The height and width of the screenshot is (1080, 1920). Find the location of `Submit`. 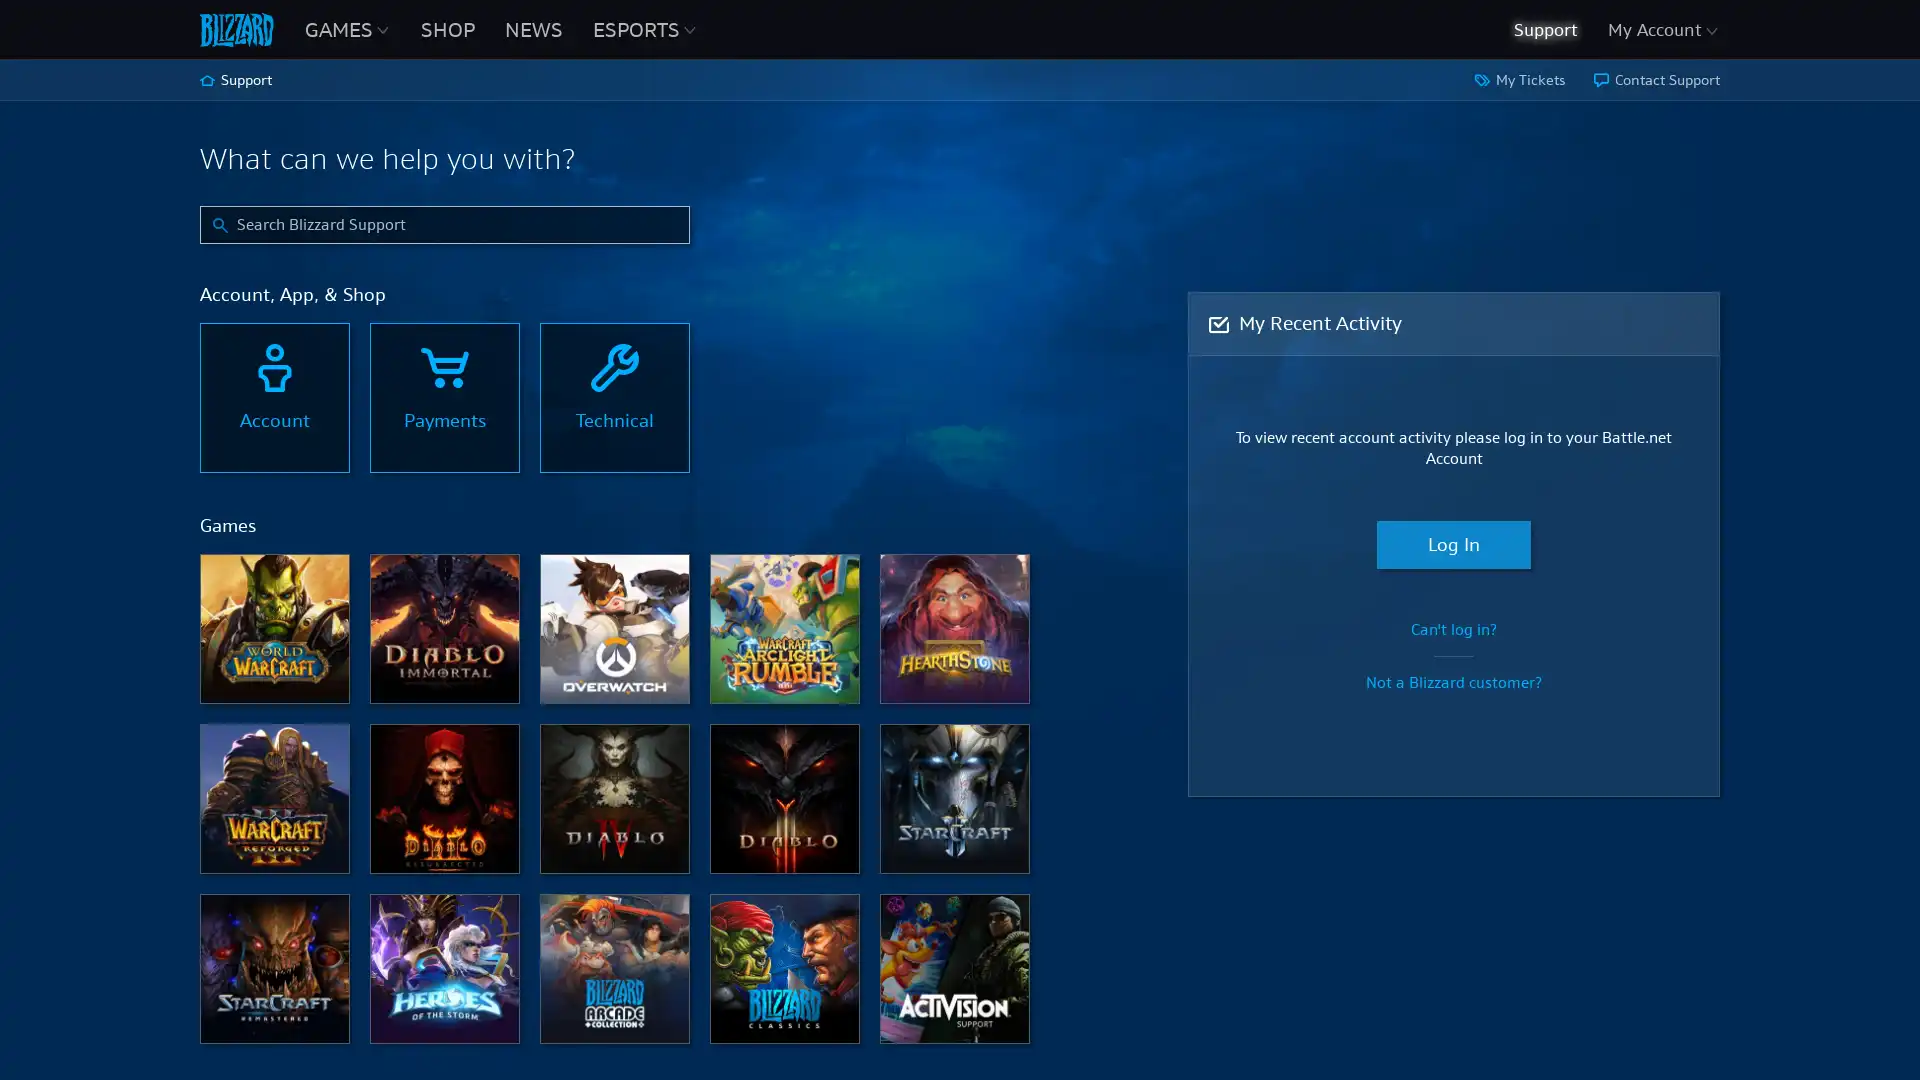

Submit is located at coordinates (220, 220).